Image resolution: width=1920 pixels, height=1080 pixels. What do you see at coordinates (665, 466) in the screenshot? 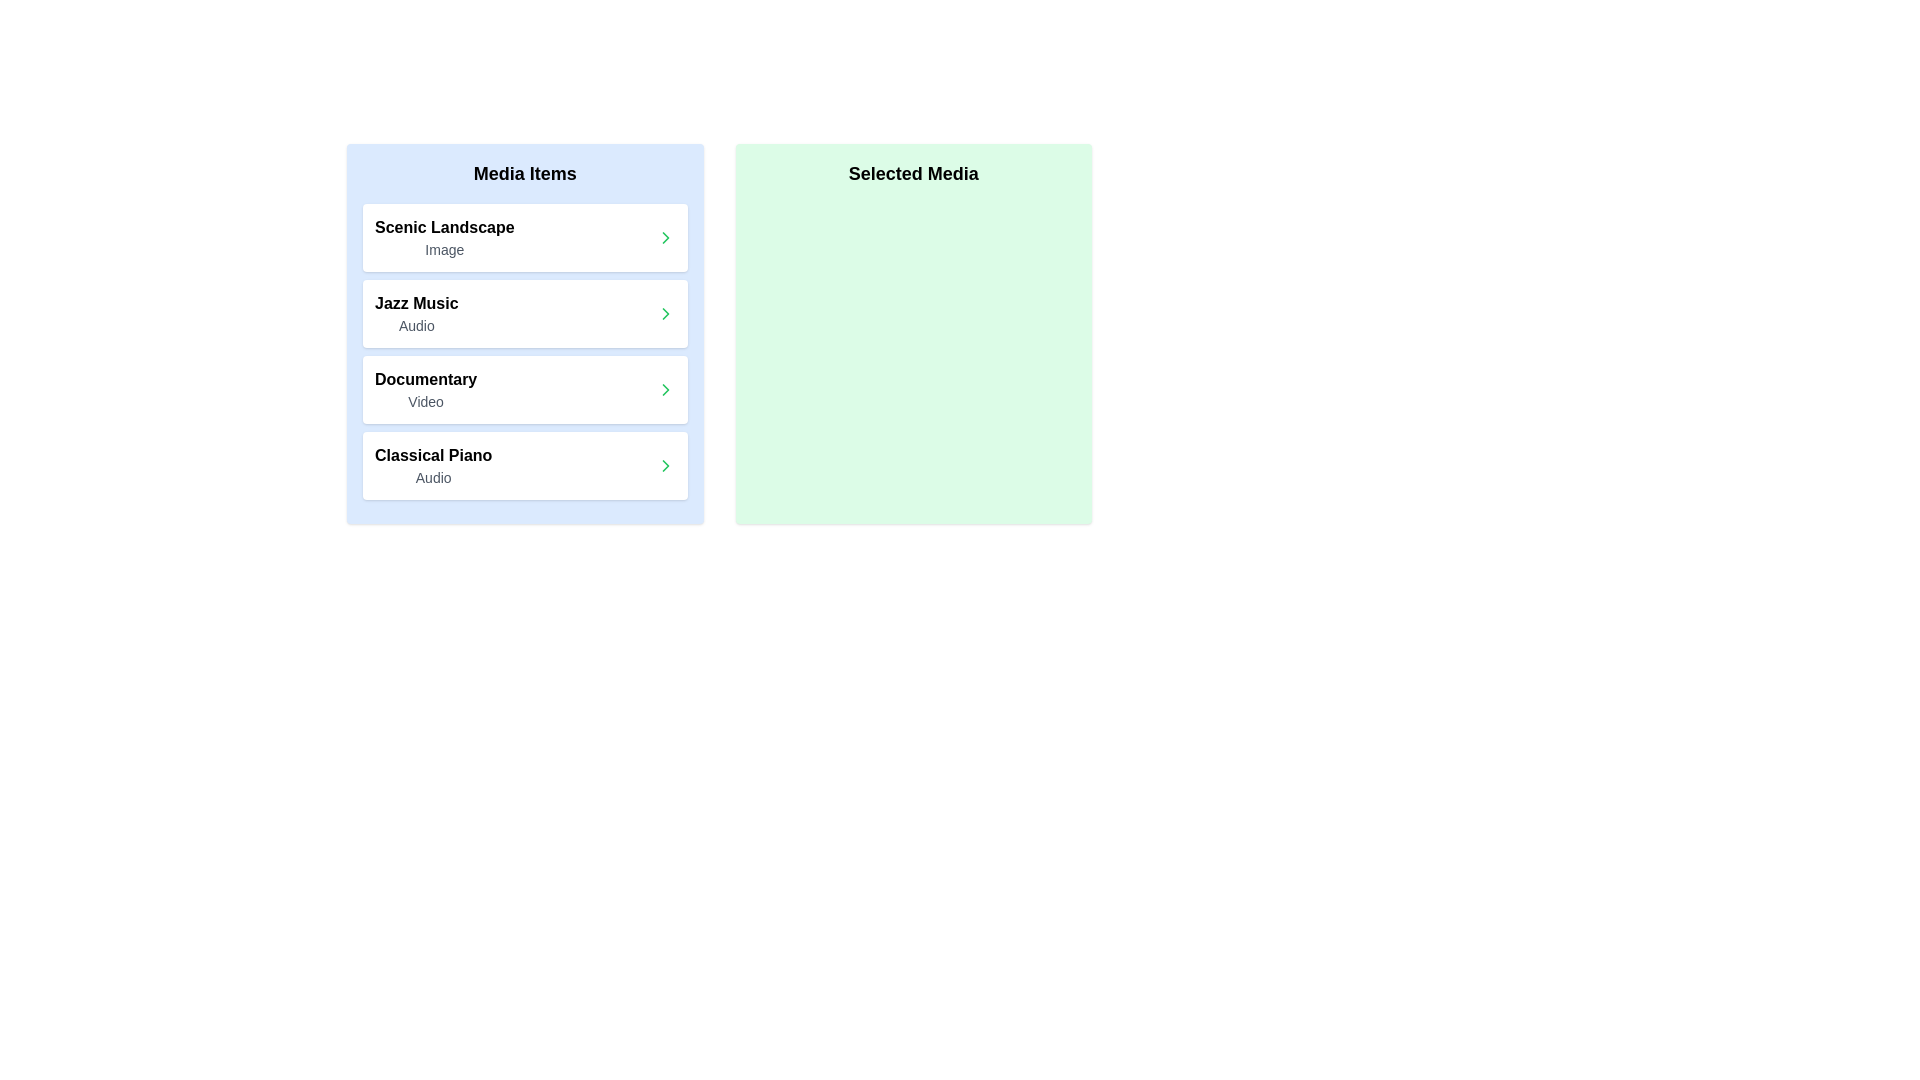
I see `right arrow button next to the item named 'Classical Piano' in the 'Media Items' list` at bounding box center [665, 466].